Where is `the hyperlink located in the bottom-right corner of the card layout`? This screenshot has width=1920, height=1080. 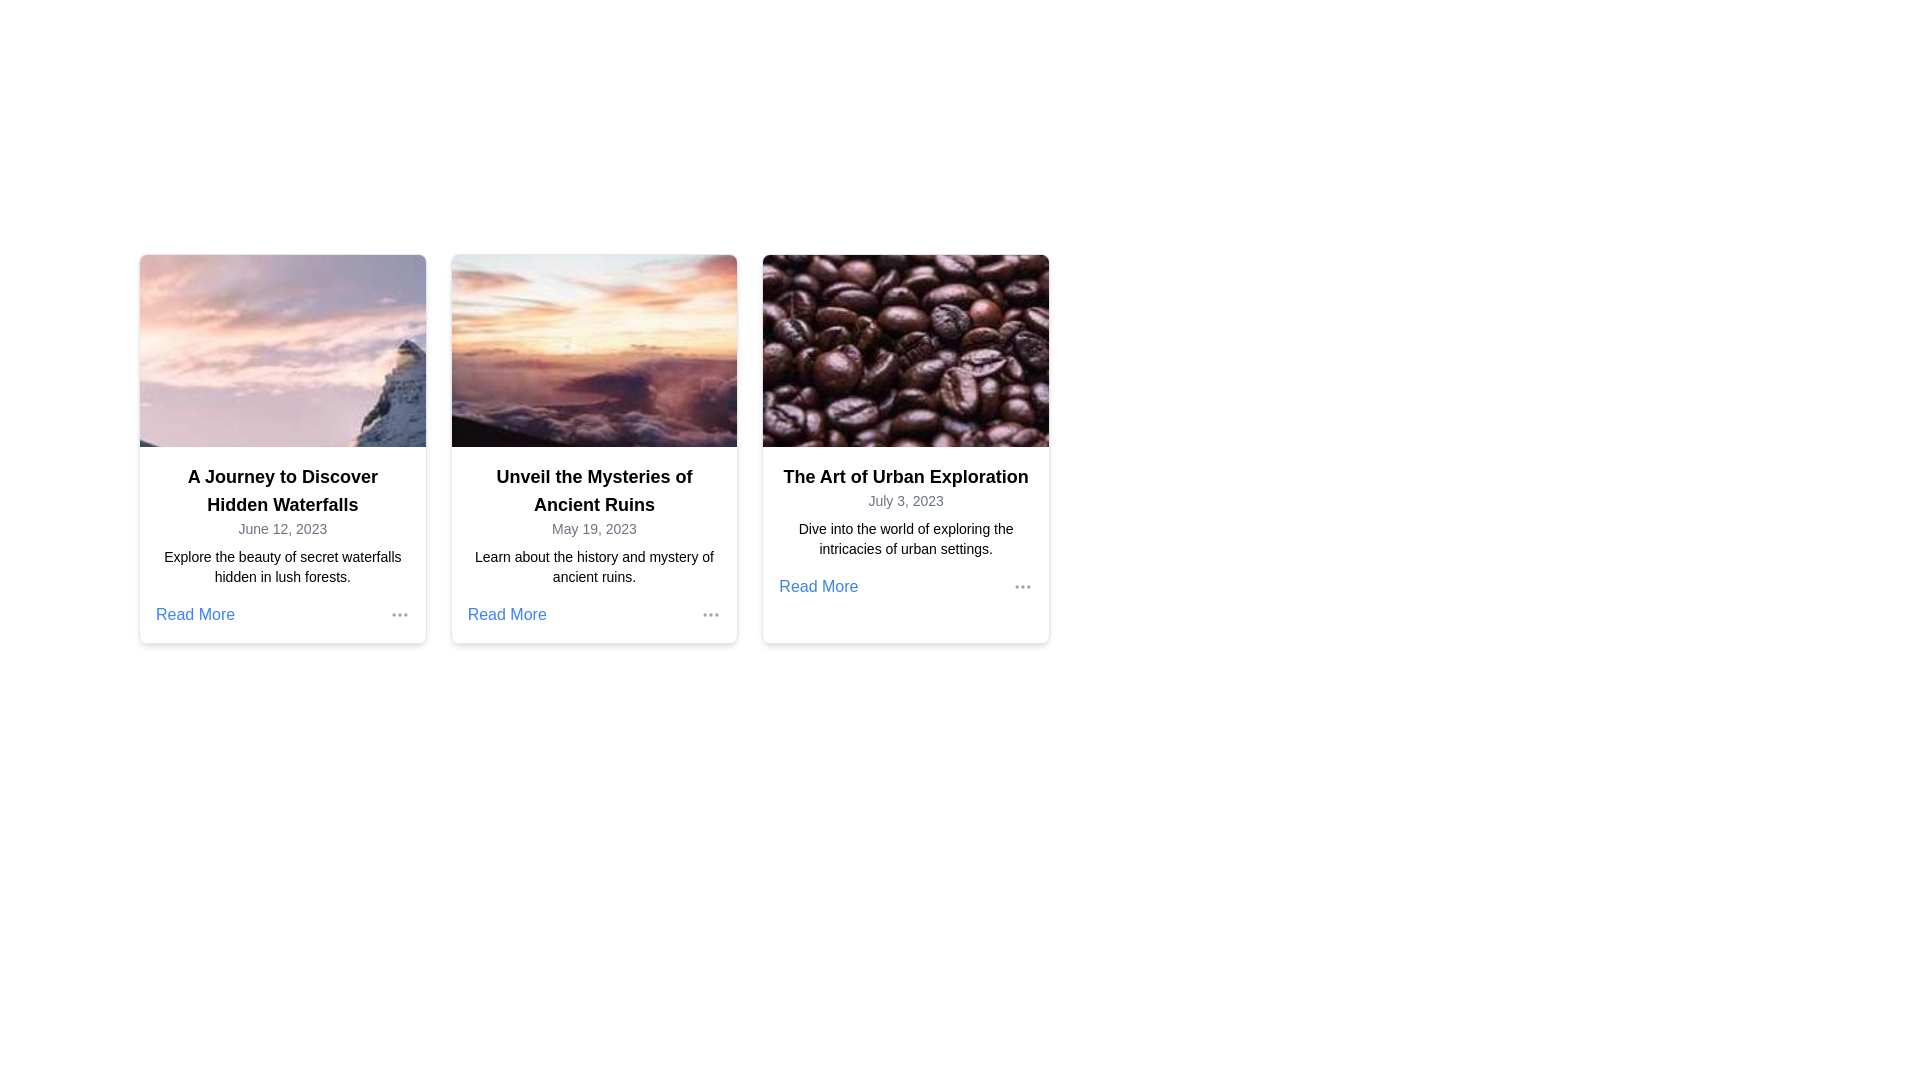
the hyperlink located in the bottom-right corner of the card layout is located at coordinates (818, 585).